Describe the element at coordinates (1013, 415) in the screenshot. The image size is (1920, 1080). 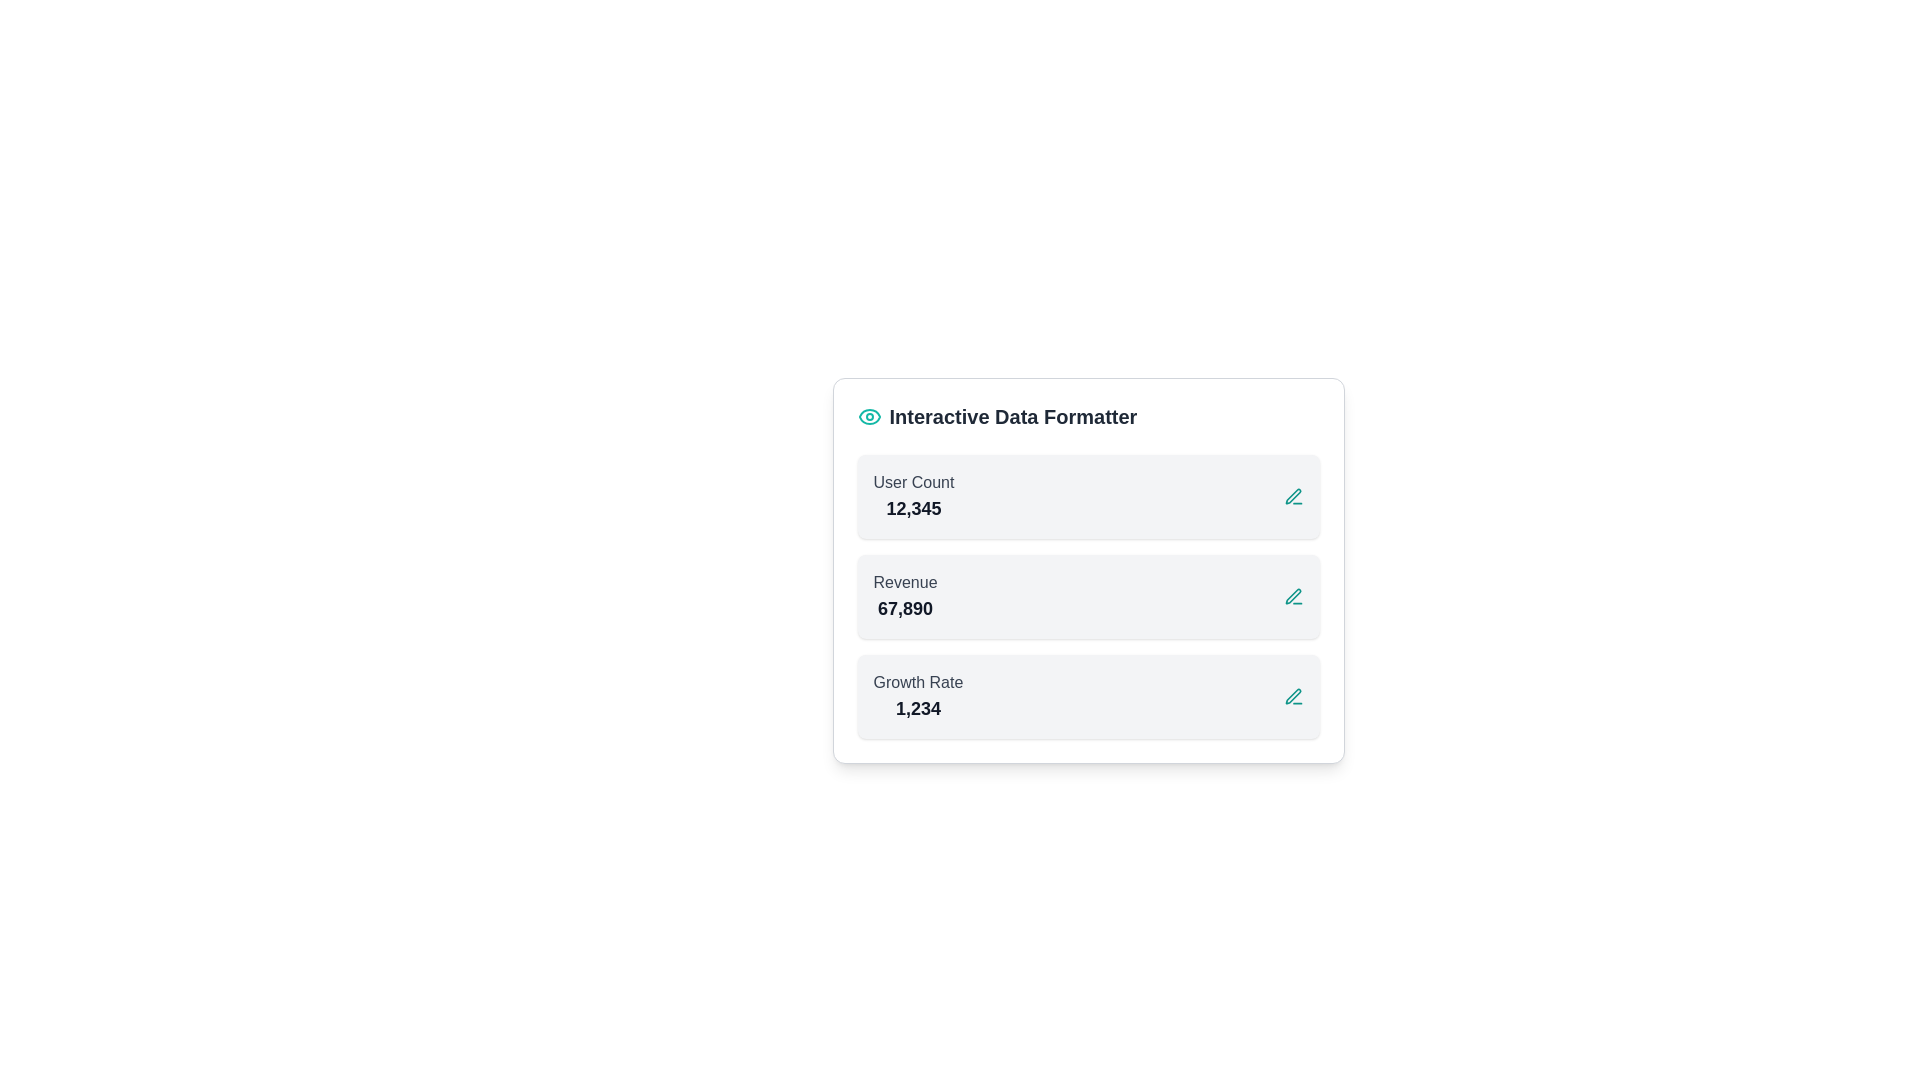
I see `the text label reading 'Interactive Data Formatter', which is styled with bold text in a large font size and dark gray color, located in the upper section of a card-like layout` at that location.